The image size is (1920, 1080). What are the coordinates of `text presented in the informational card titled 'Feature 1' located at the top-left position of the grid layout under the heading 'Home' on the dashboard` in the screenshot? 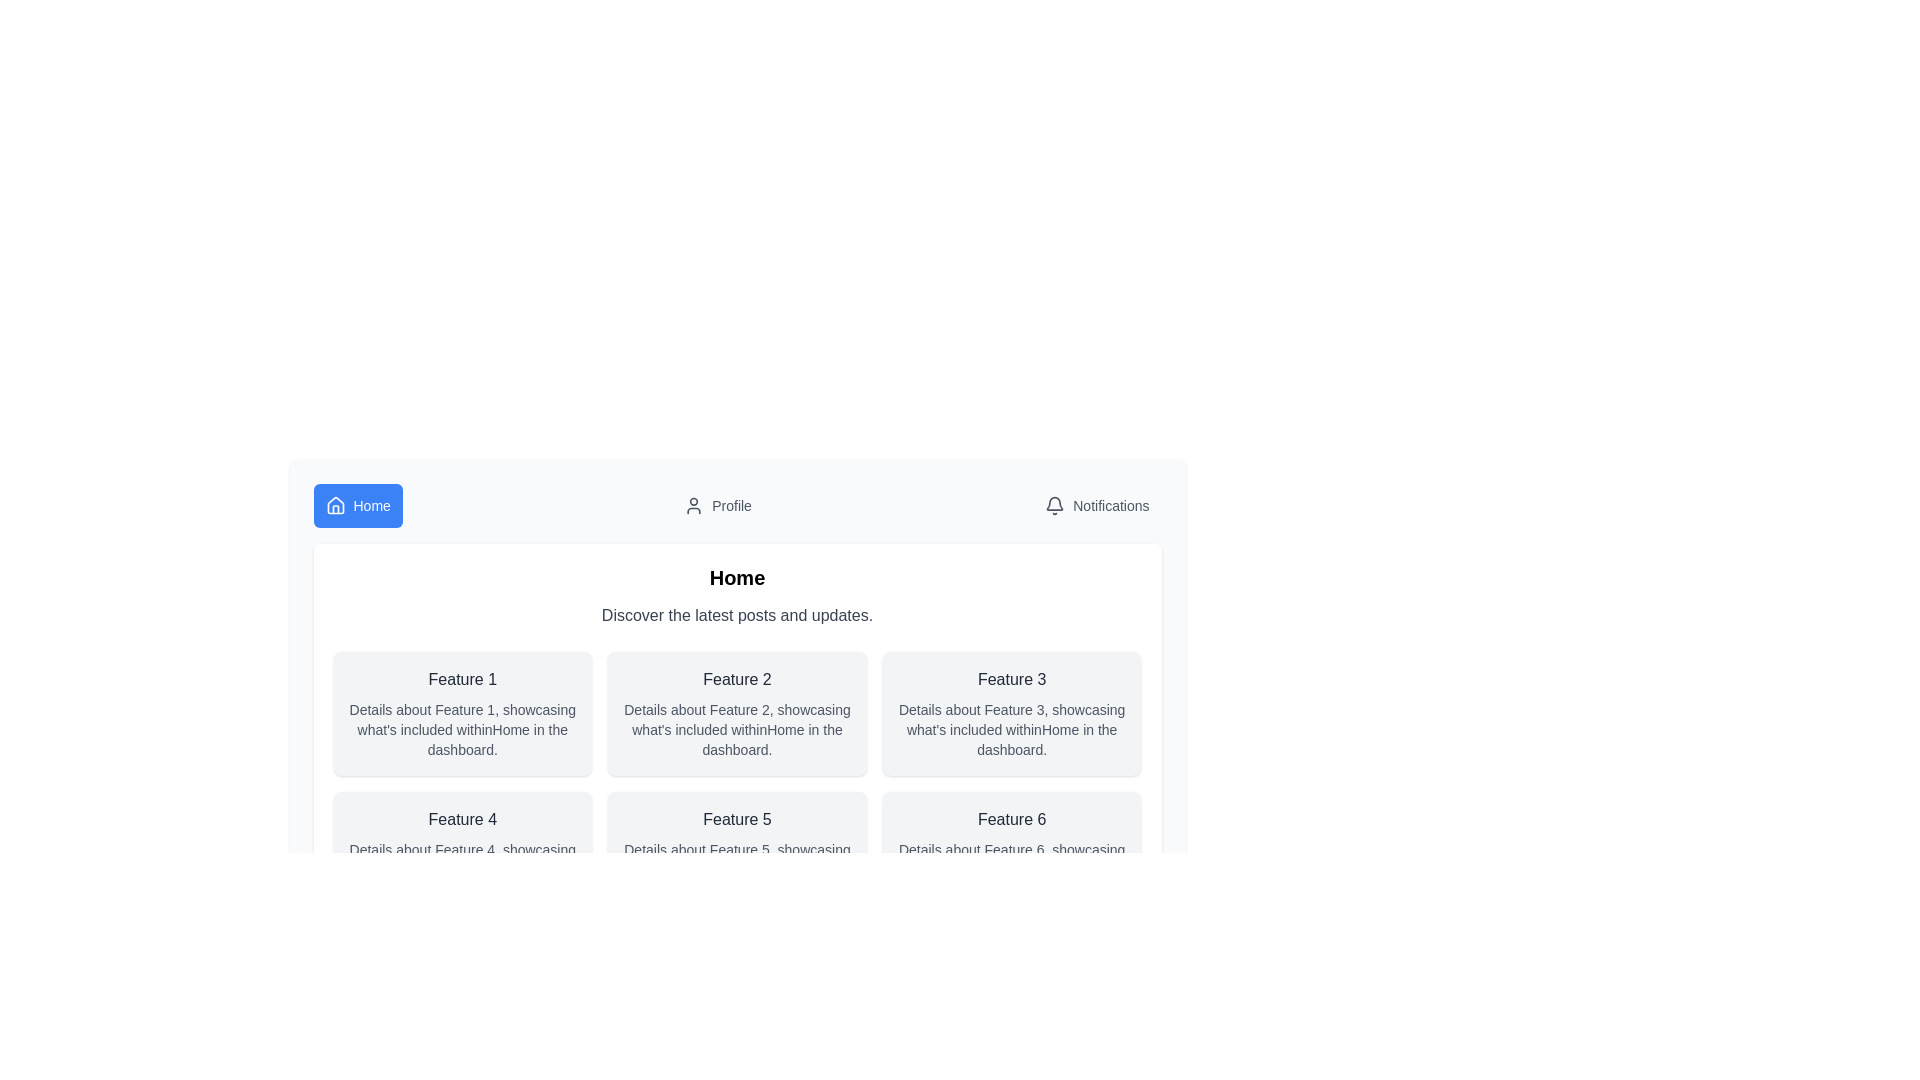 It's located at (461, 712).